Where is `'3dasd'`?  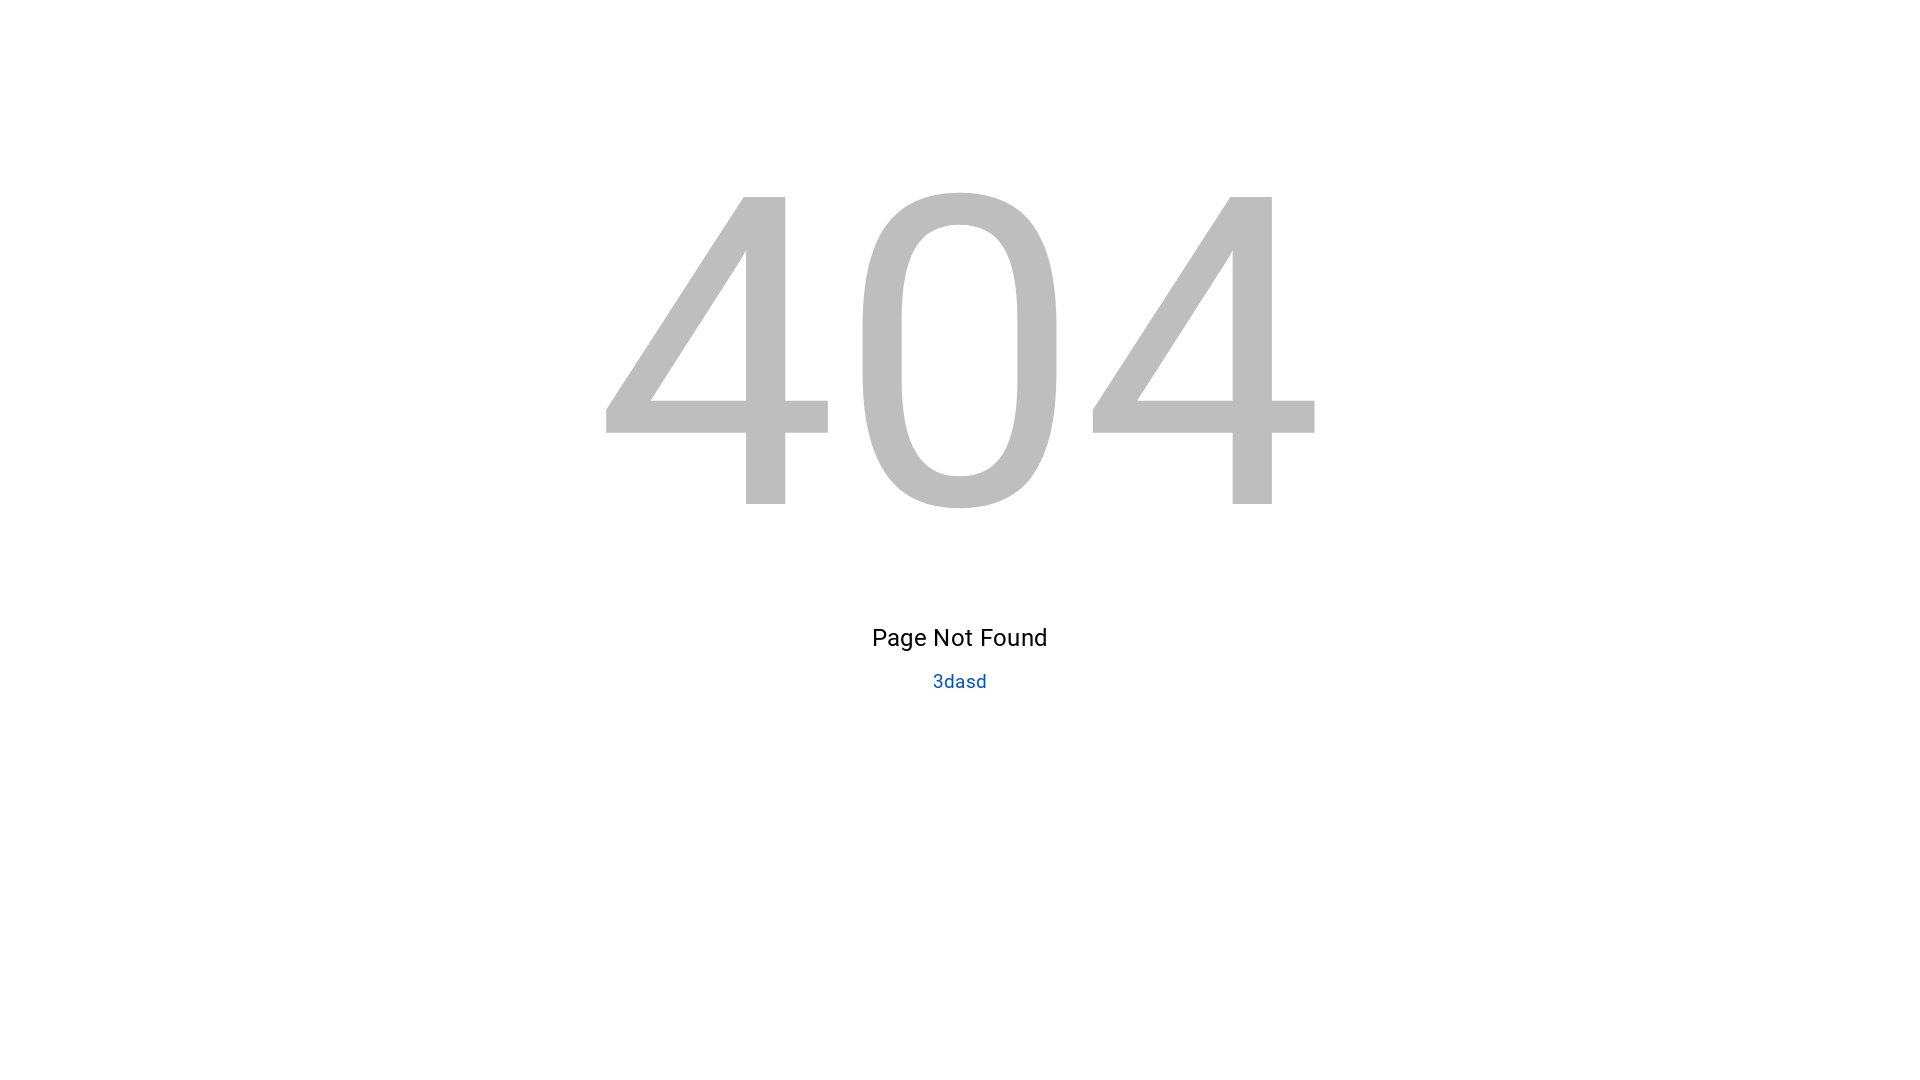
'3dasd' is located at coordinates (960, 681).